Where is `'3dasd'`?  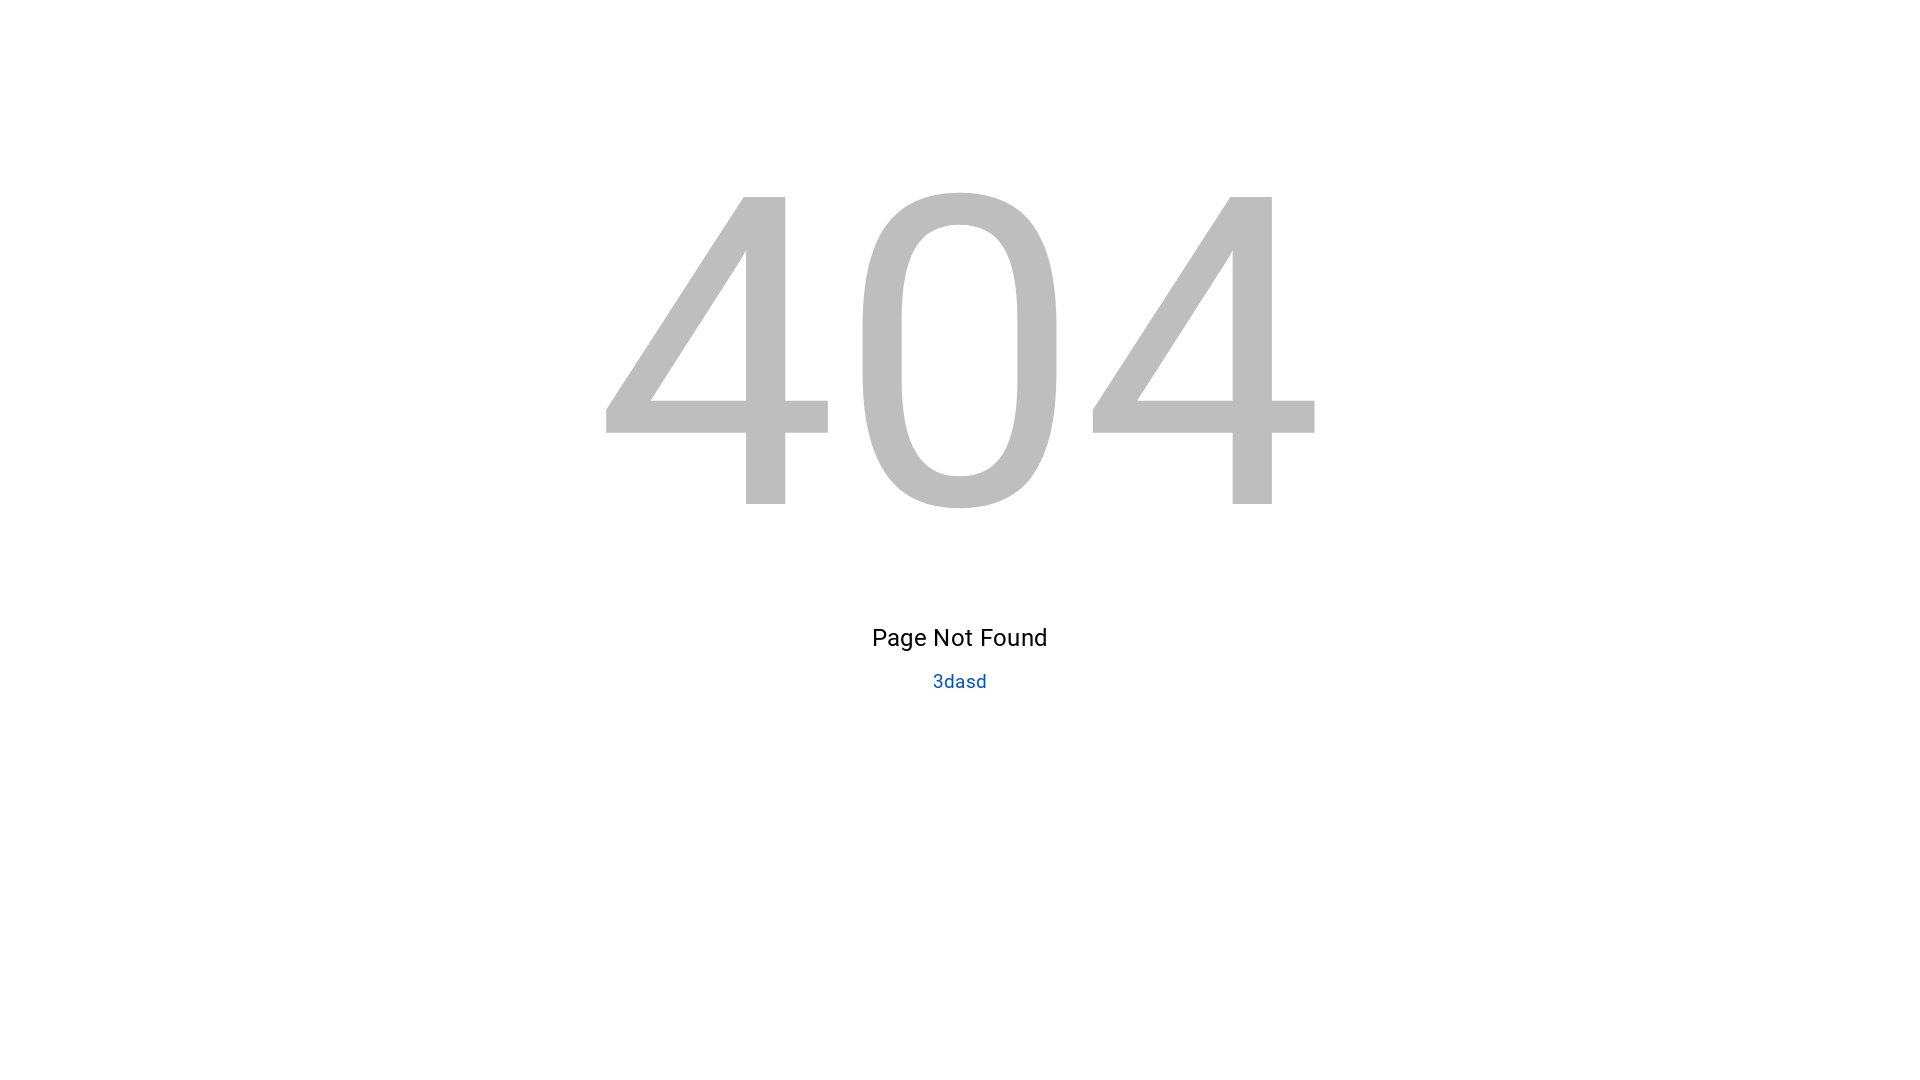
'3dasd' is located at coordinates (960, 681).